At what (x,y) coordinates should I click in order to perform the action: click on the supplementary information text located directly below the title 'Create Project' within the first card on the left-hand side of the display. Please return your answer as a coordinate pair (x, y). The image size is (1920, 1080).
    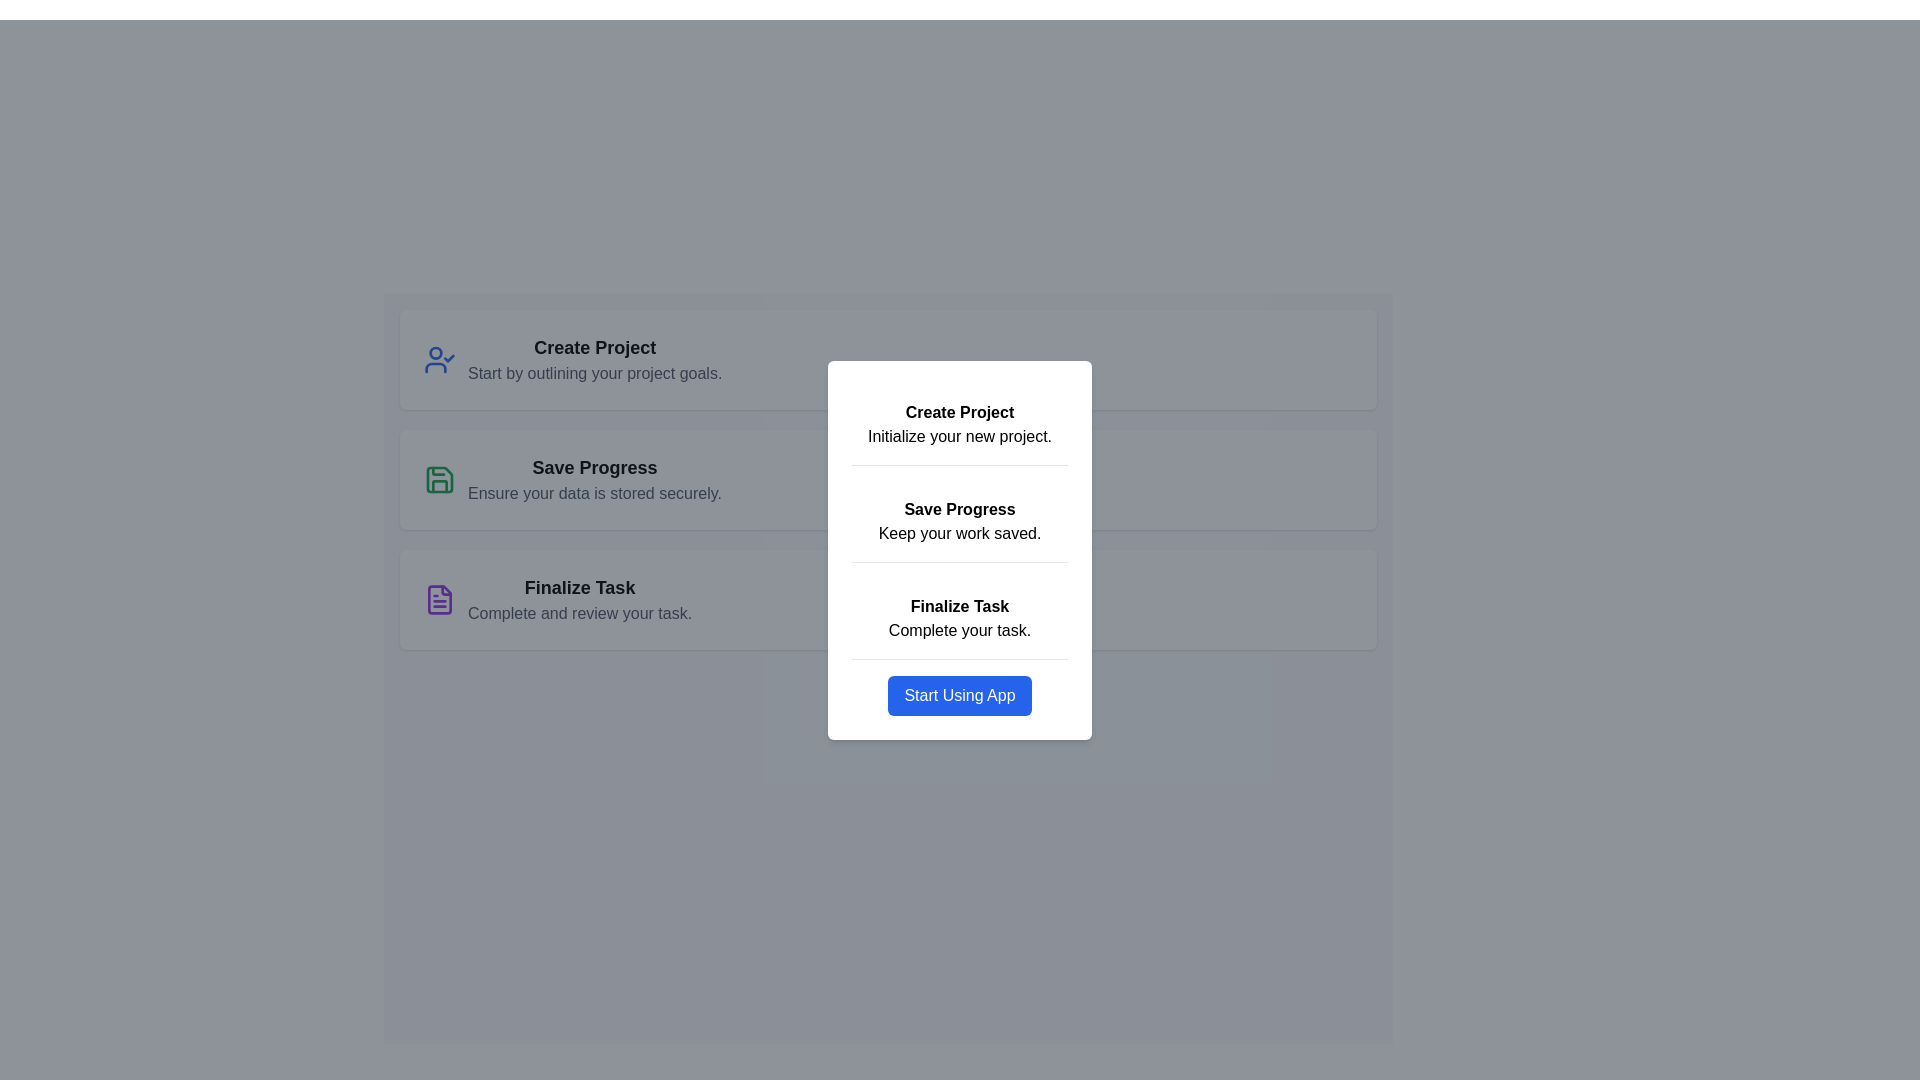
    Looking at the image, I should click on (594, 374).